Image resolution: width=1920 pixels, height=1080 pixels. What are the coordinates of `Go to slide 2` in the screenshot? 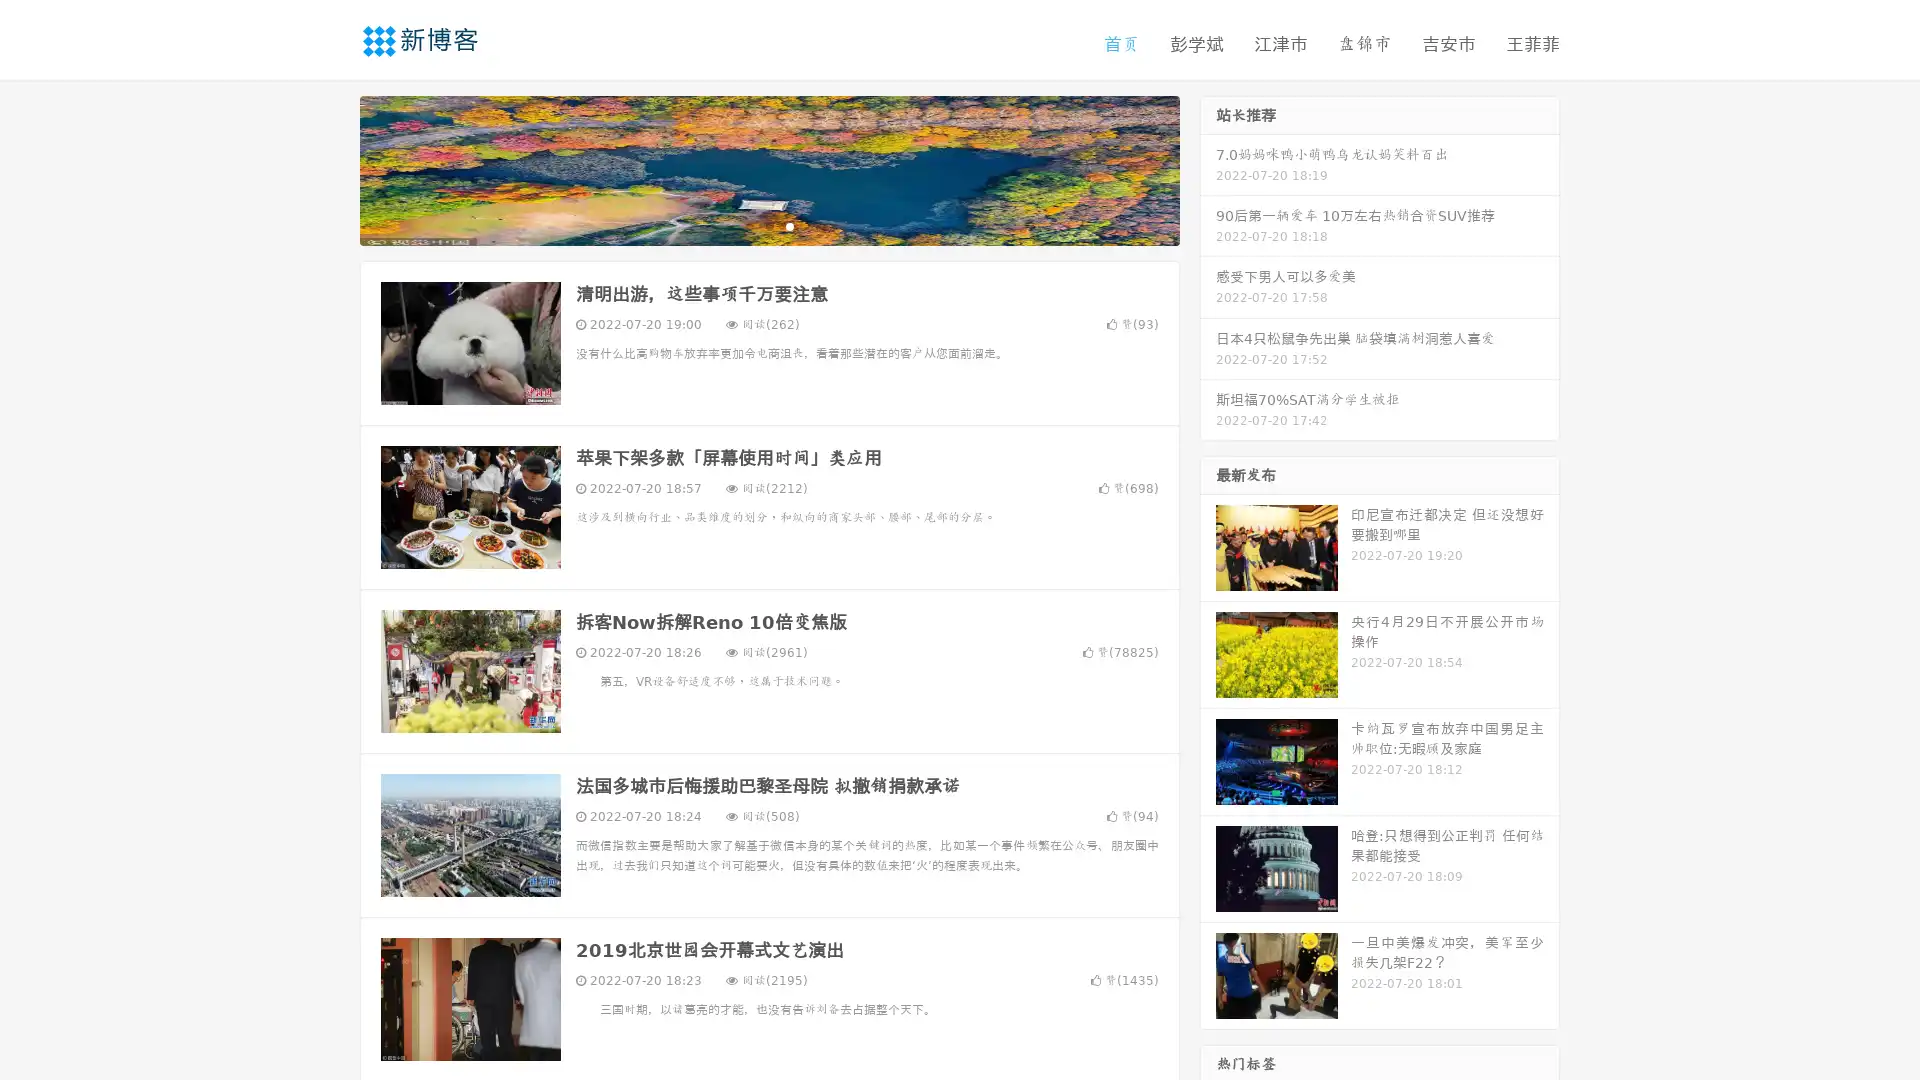 It's located at (768, 225).